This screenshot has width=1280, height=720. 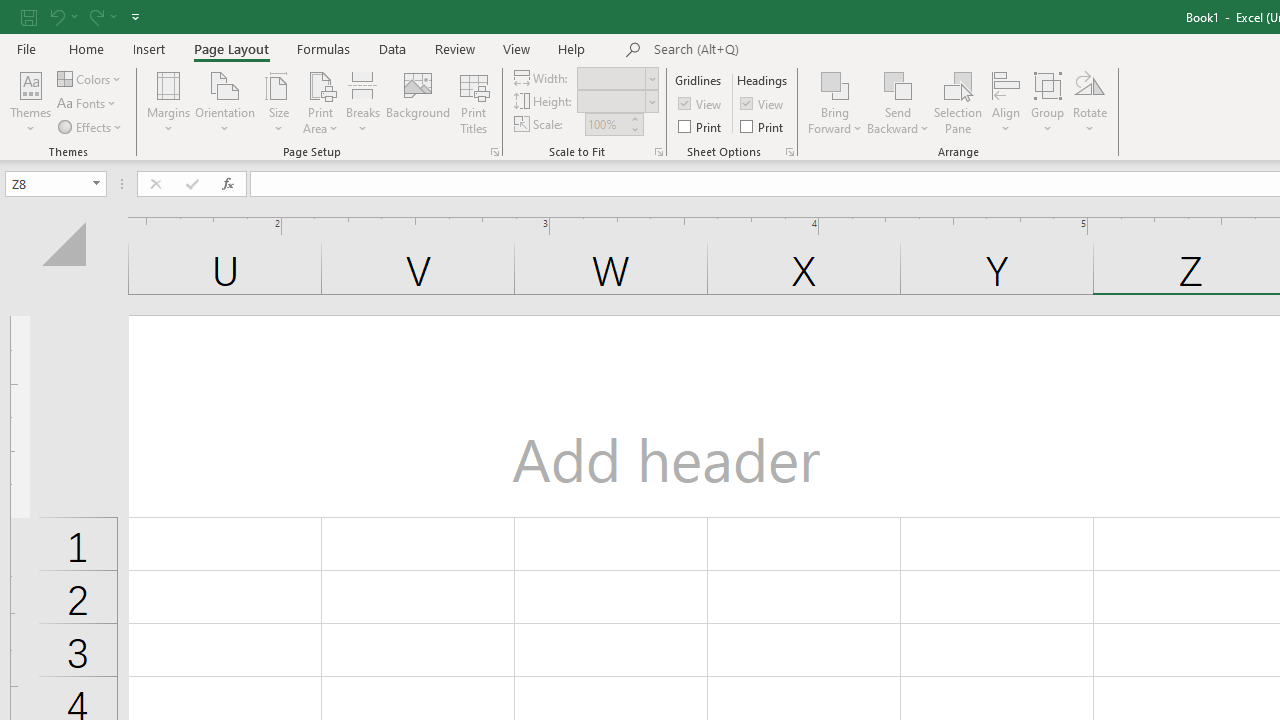 I want to click on 'Background...', so click(x=417, y=103).